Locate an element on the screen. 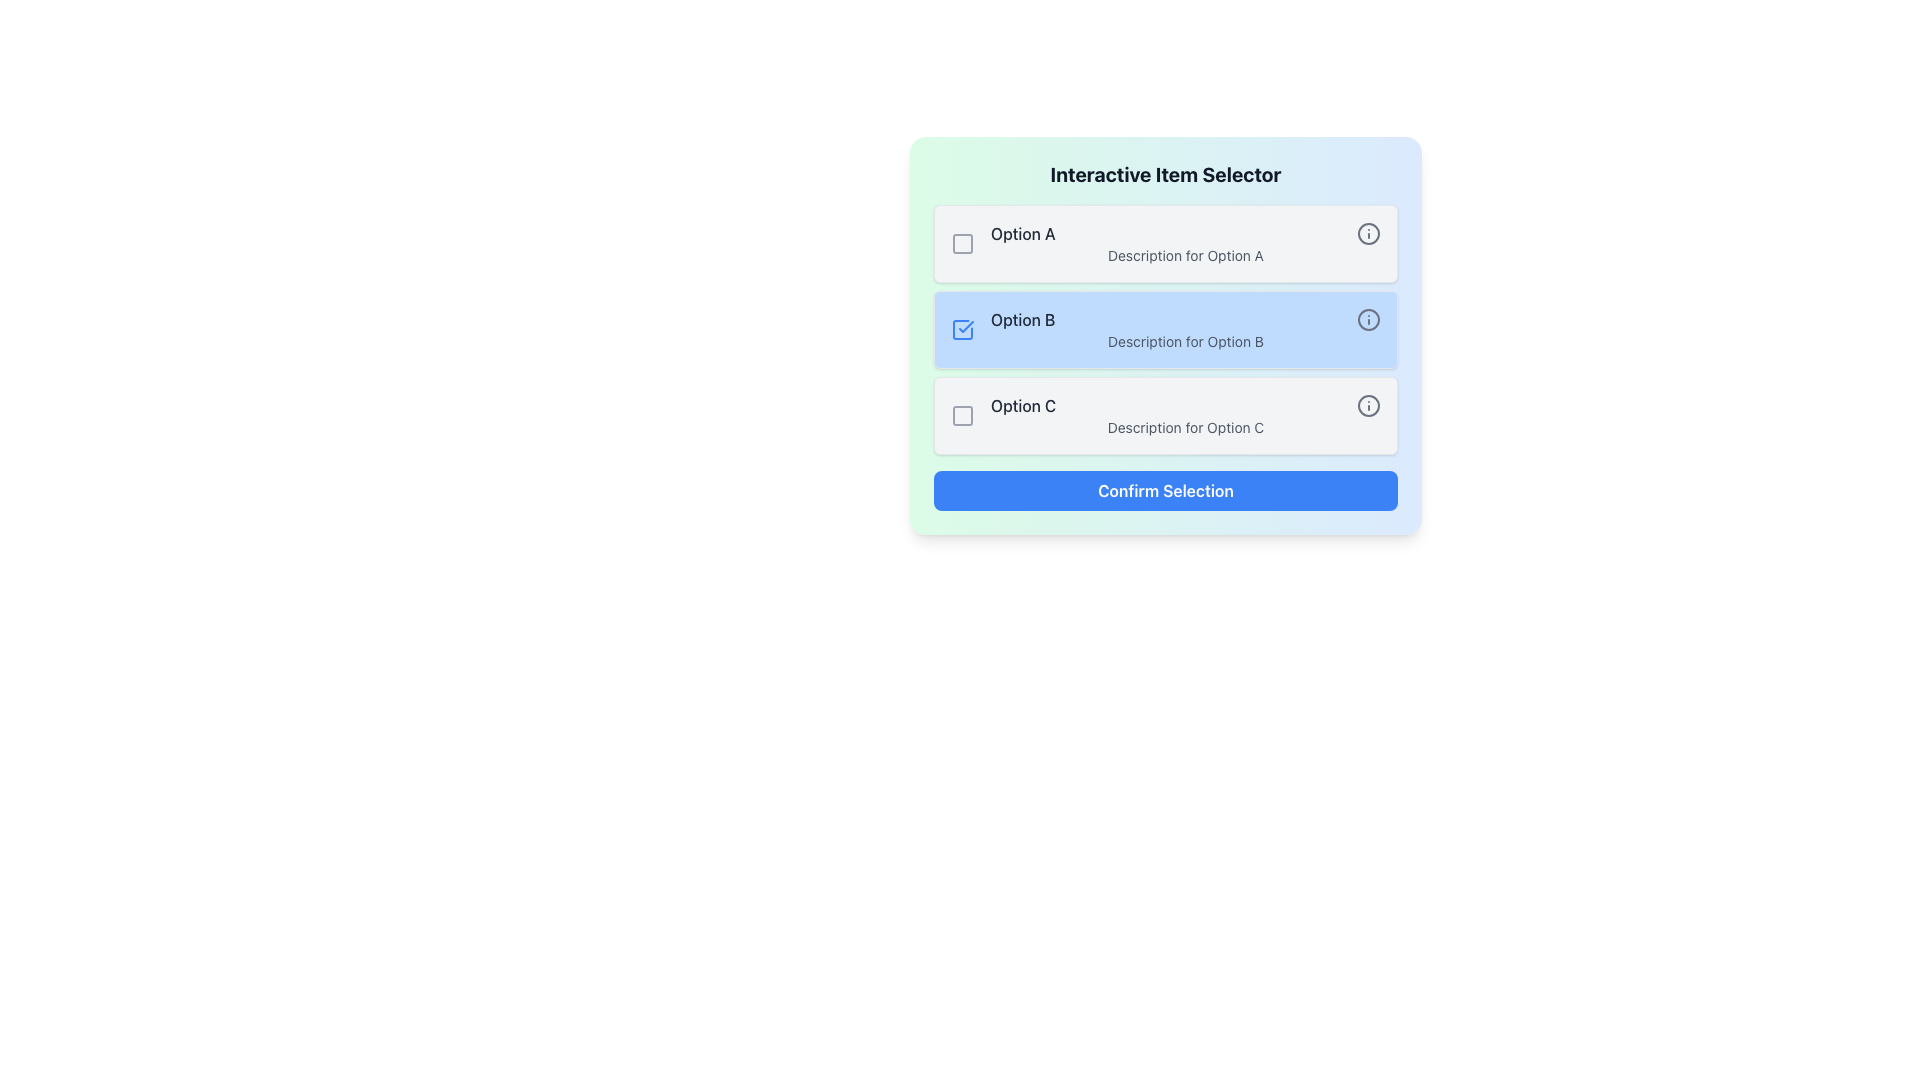  the selectable list item labeled 'Option B' with a checkbox is located at coordinates (1166, 329).